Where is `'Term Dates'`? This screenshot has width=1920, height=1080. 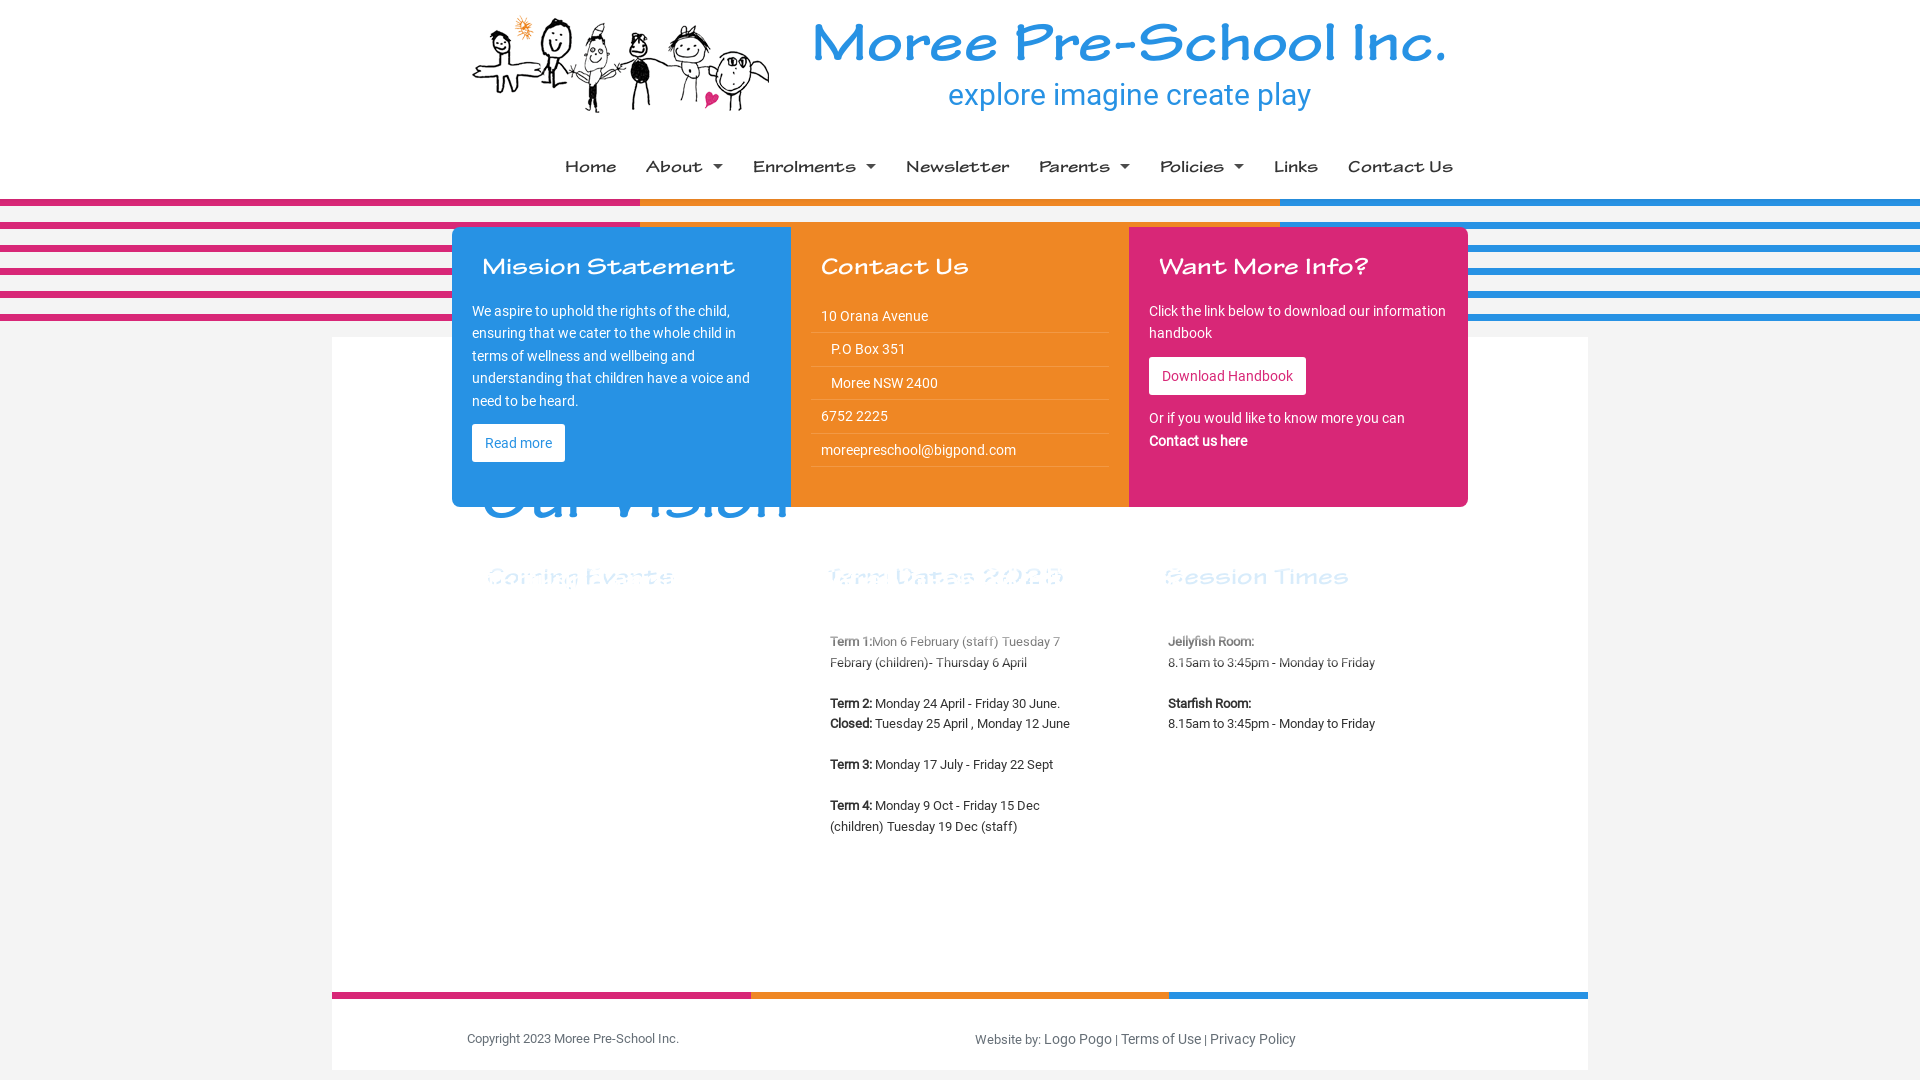
'Term Dates' is located at coordinates (1083, 211).